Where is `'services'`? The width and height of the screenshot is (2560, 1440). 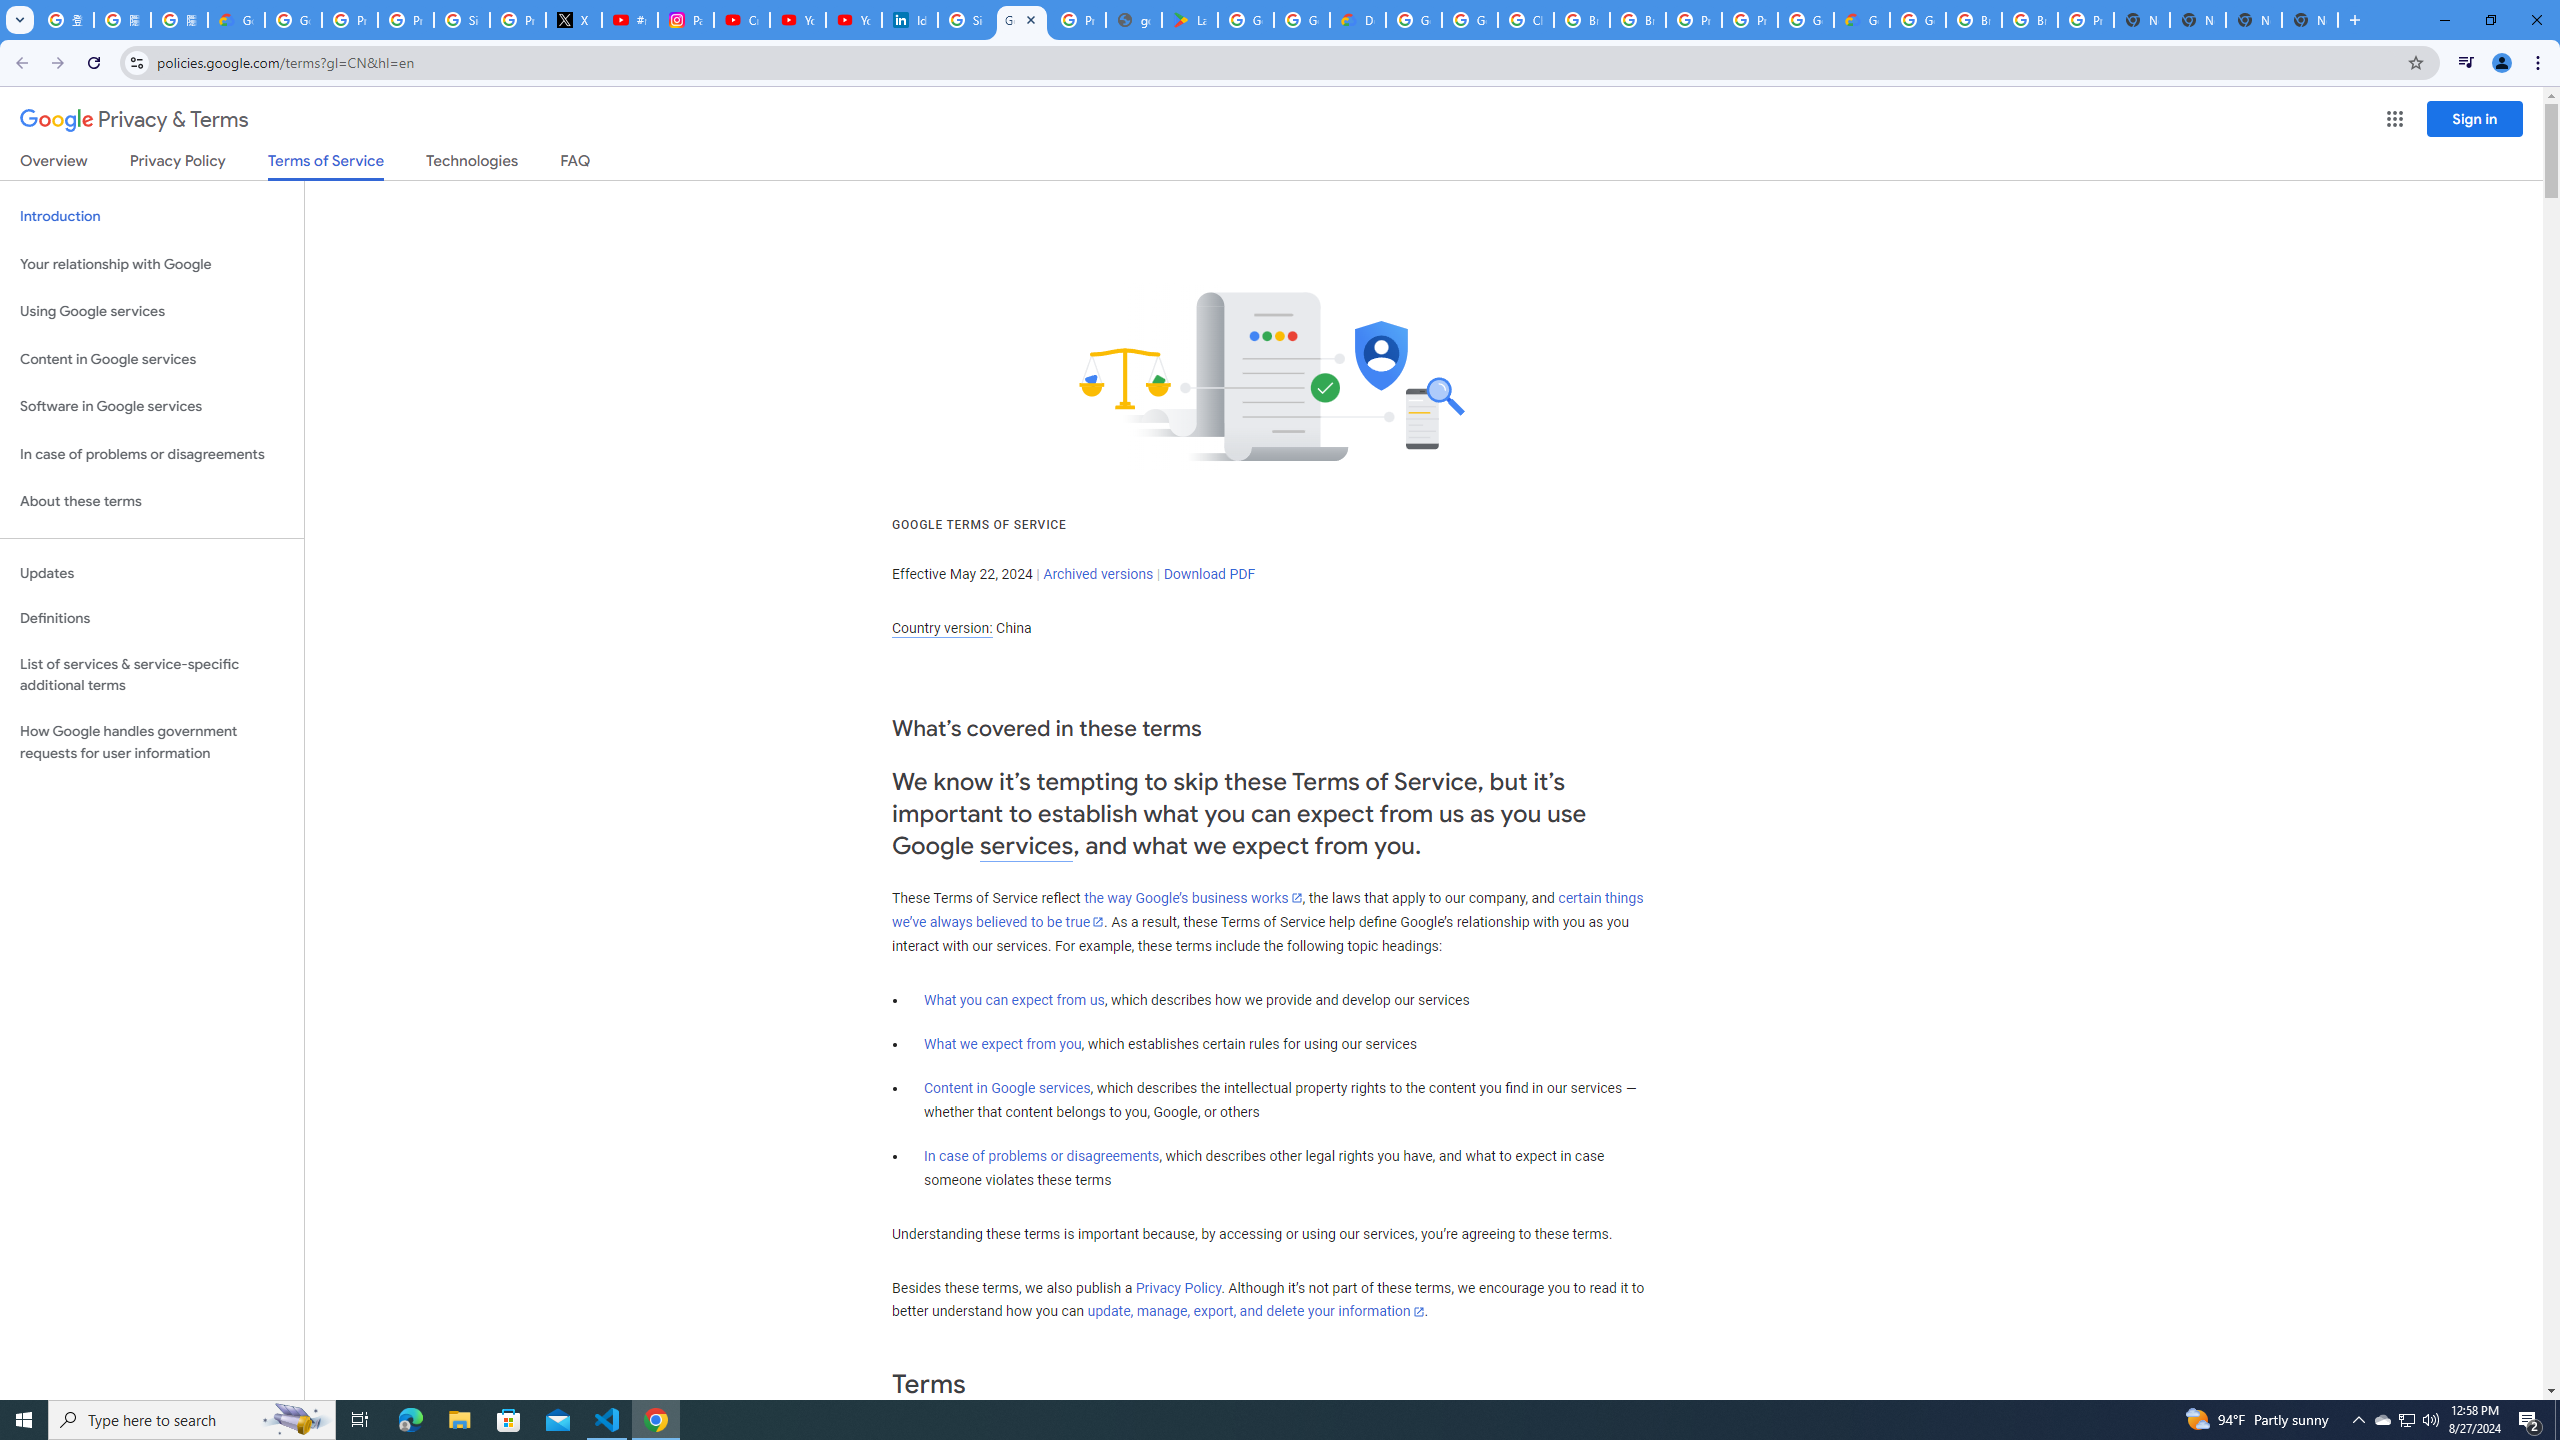
'services' is located at coordinates (1026, 846).